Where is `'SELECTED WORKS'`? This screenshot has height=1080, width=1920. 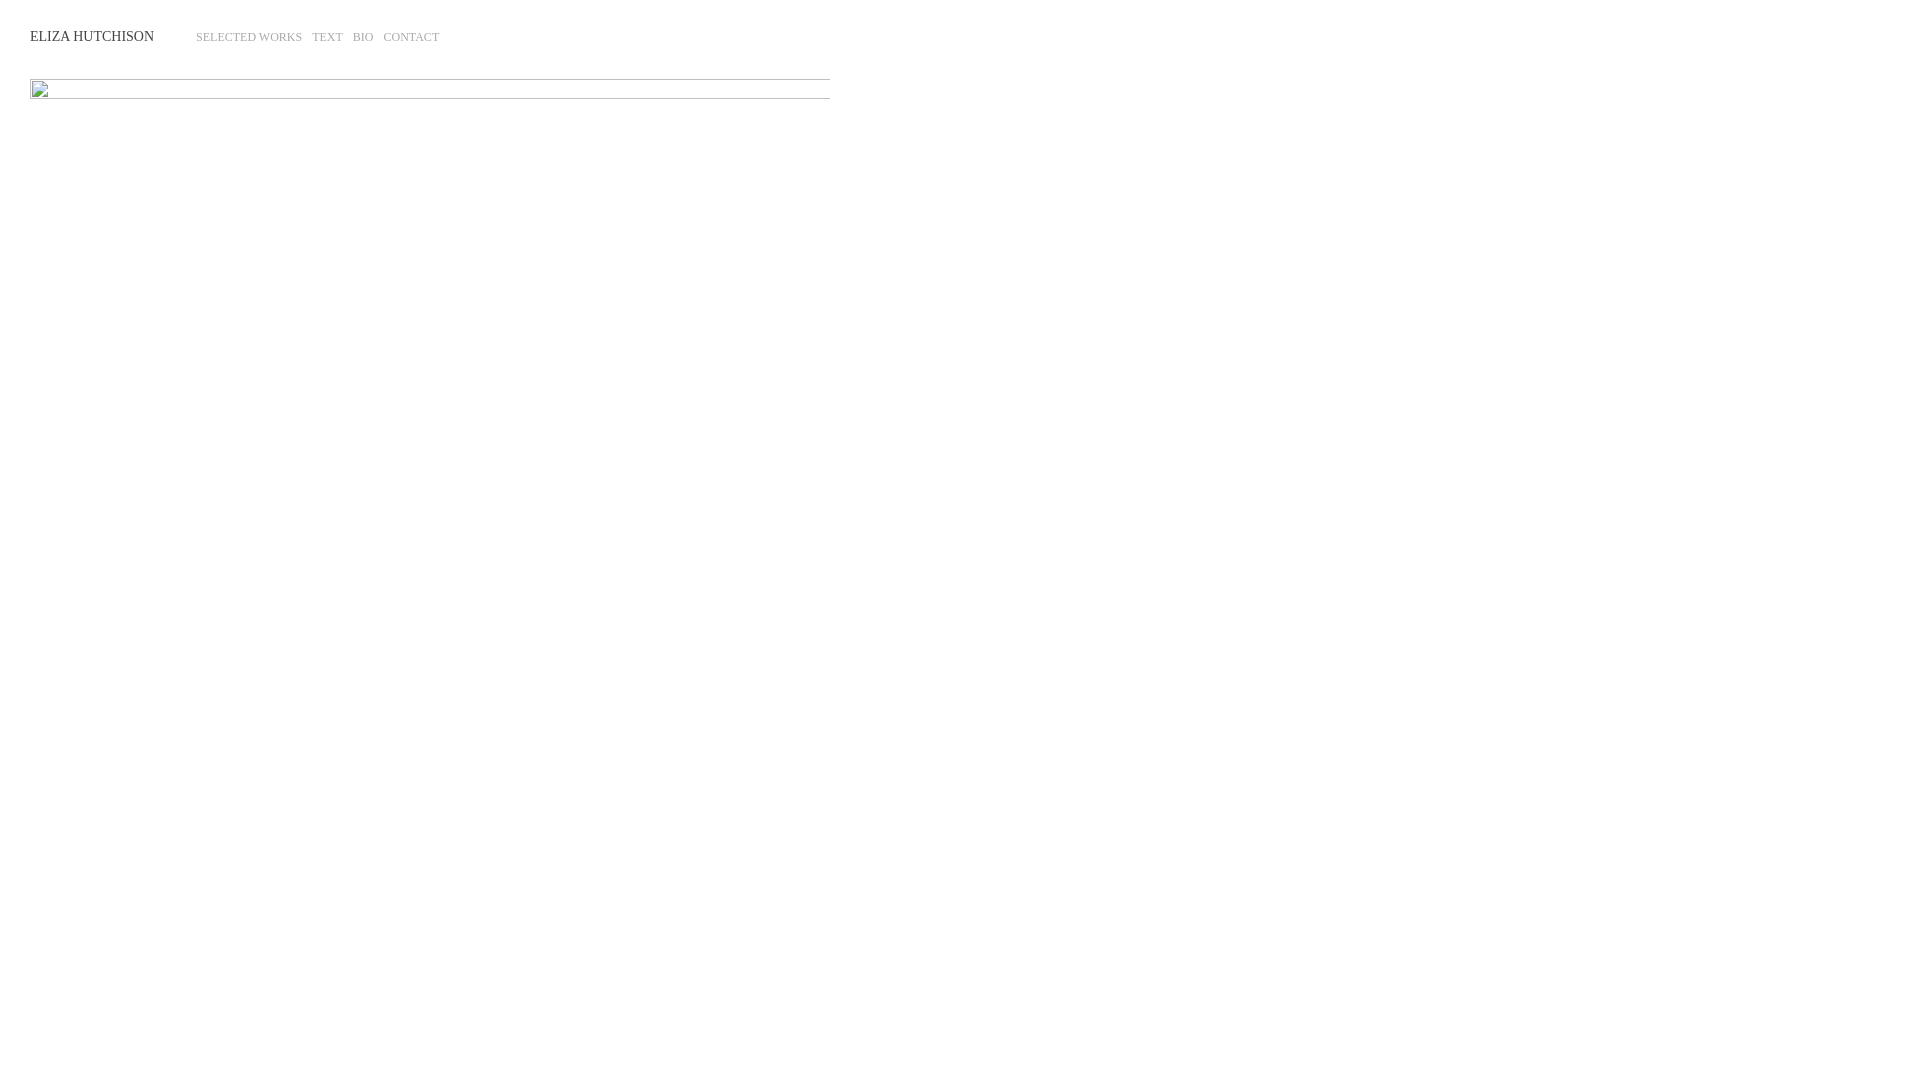 'SELECTED WORKS' is located at coordinates (248, 37).